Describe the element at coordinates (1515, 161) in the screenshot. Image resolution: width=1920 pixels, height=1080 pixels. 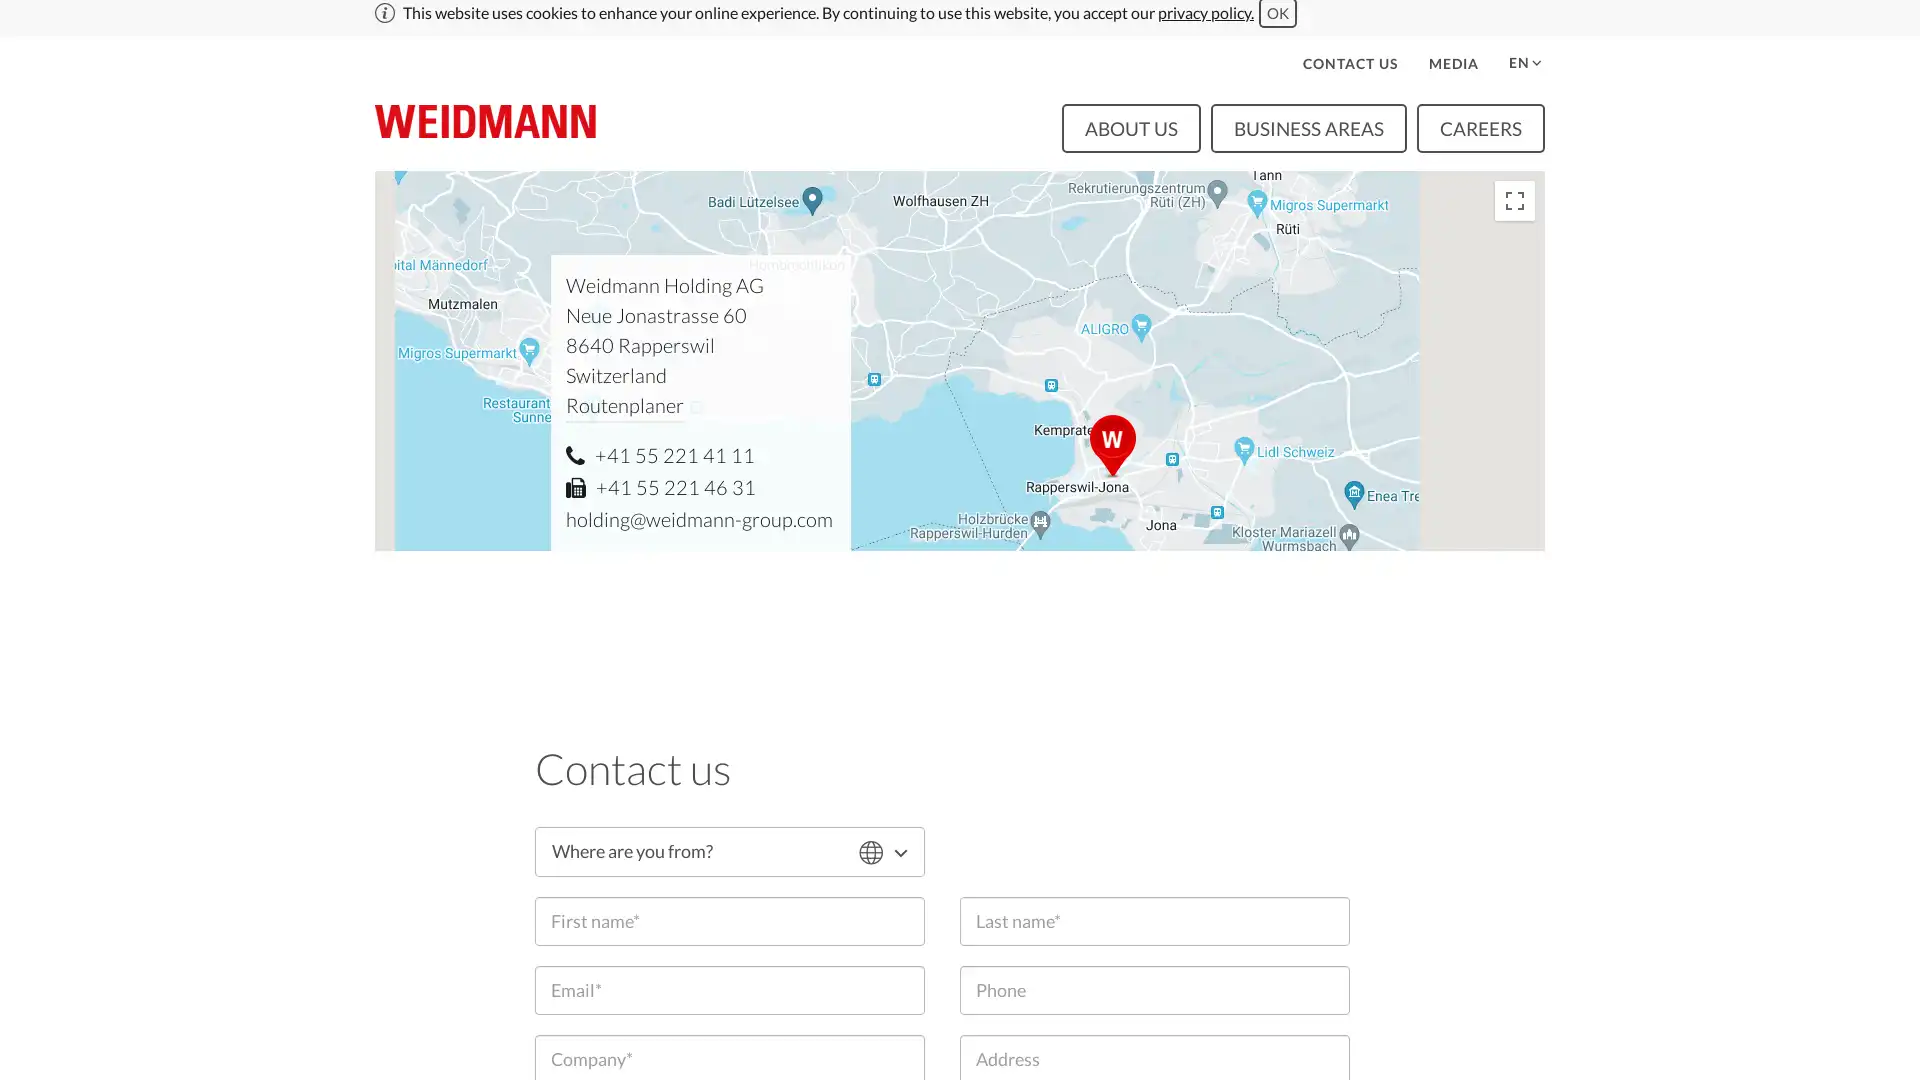
I see `Toggle fullscreen view` at that location.